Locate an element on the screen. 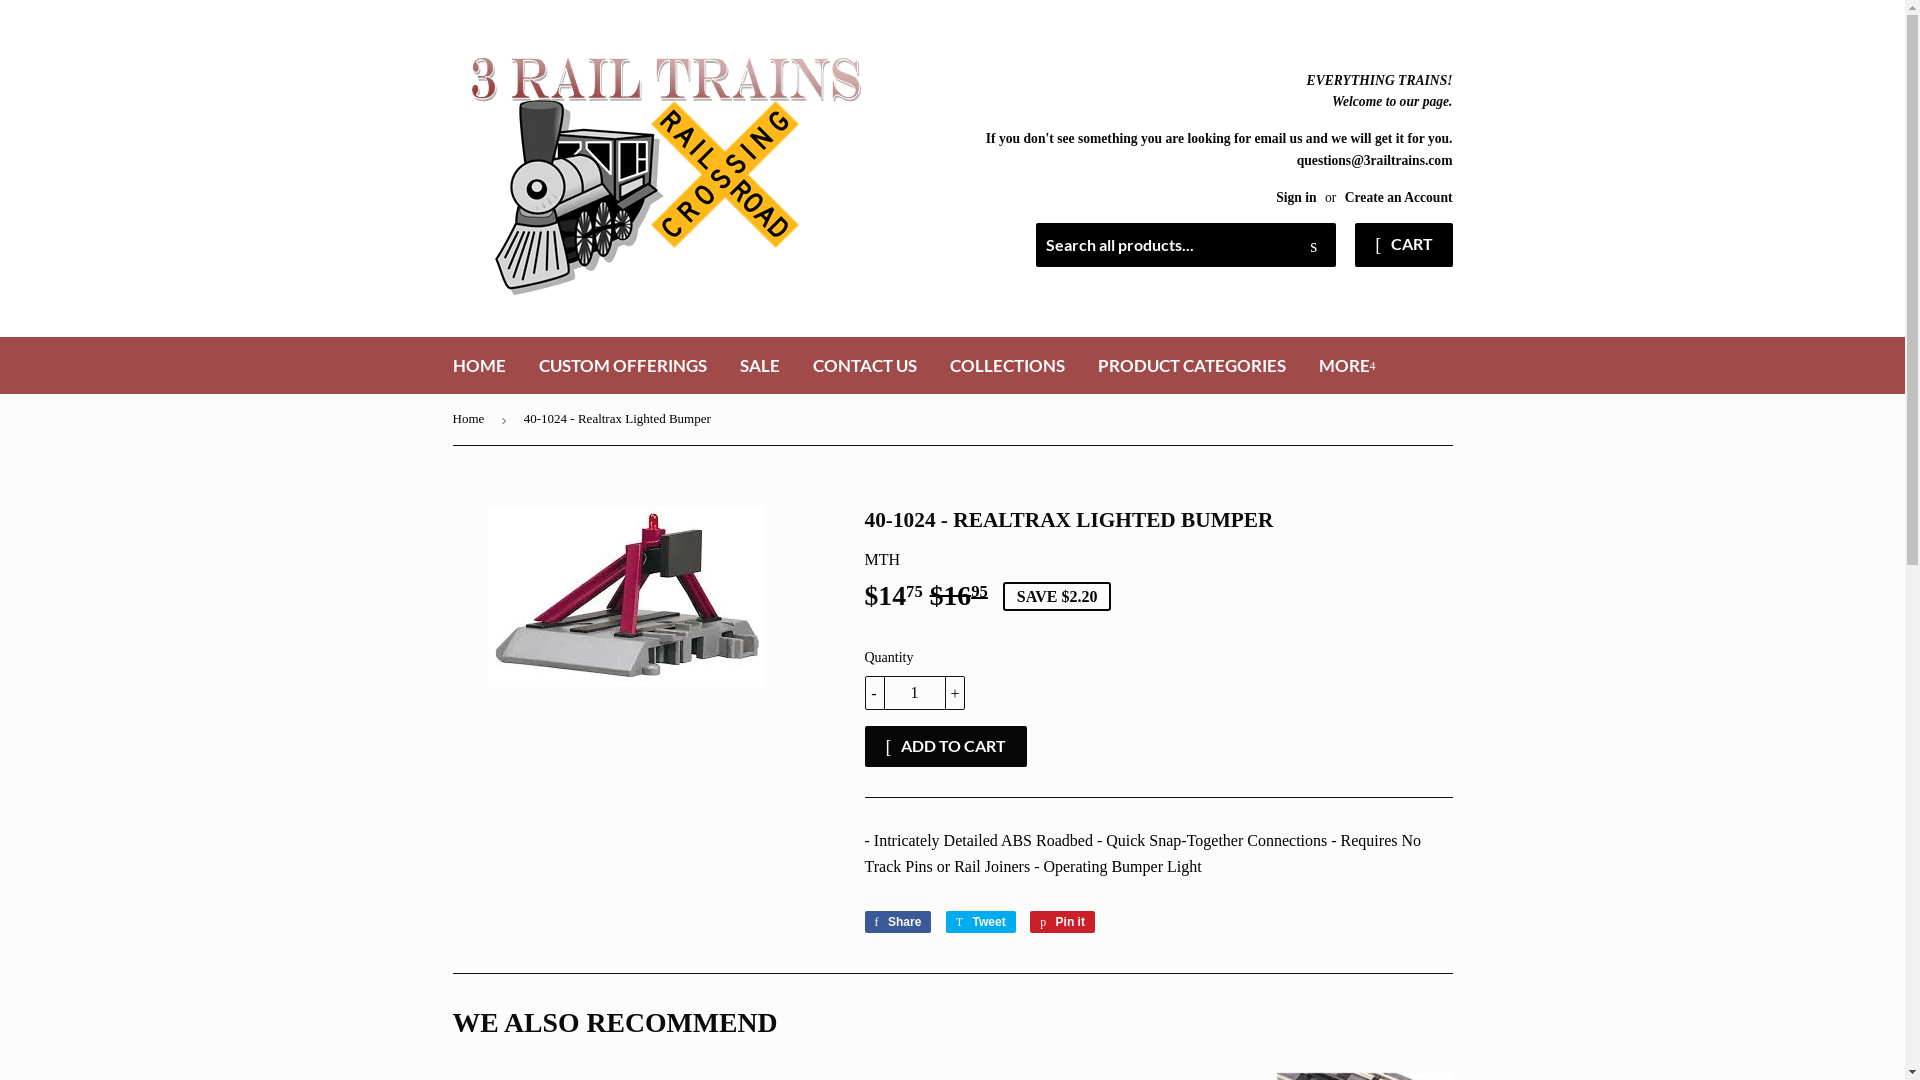  'MORE' is located at coordinates (1304, 365).